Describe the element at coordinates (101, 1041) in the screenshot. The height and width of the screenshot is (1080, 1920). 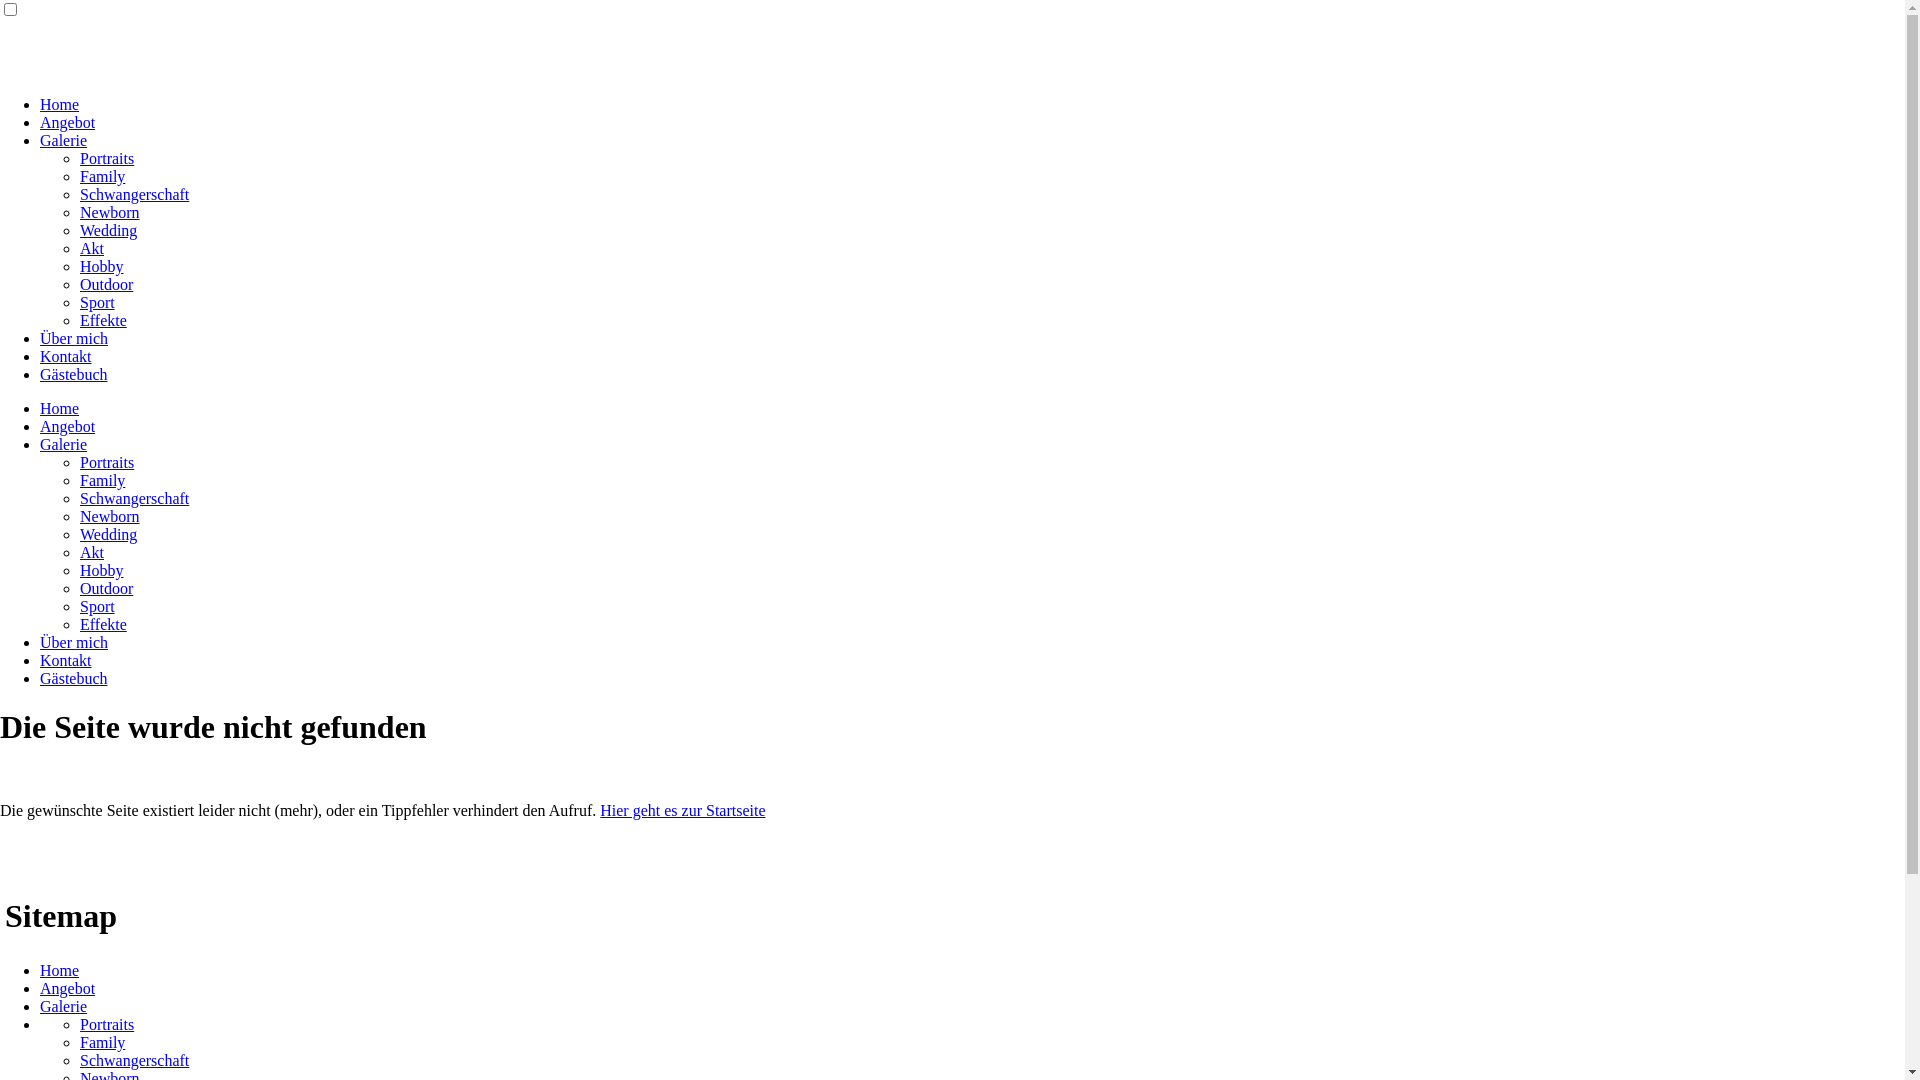
I see `'Family'` at that location.